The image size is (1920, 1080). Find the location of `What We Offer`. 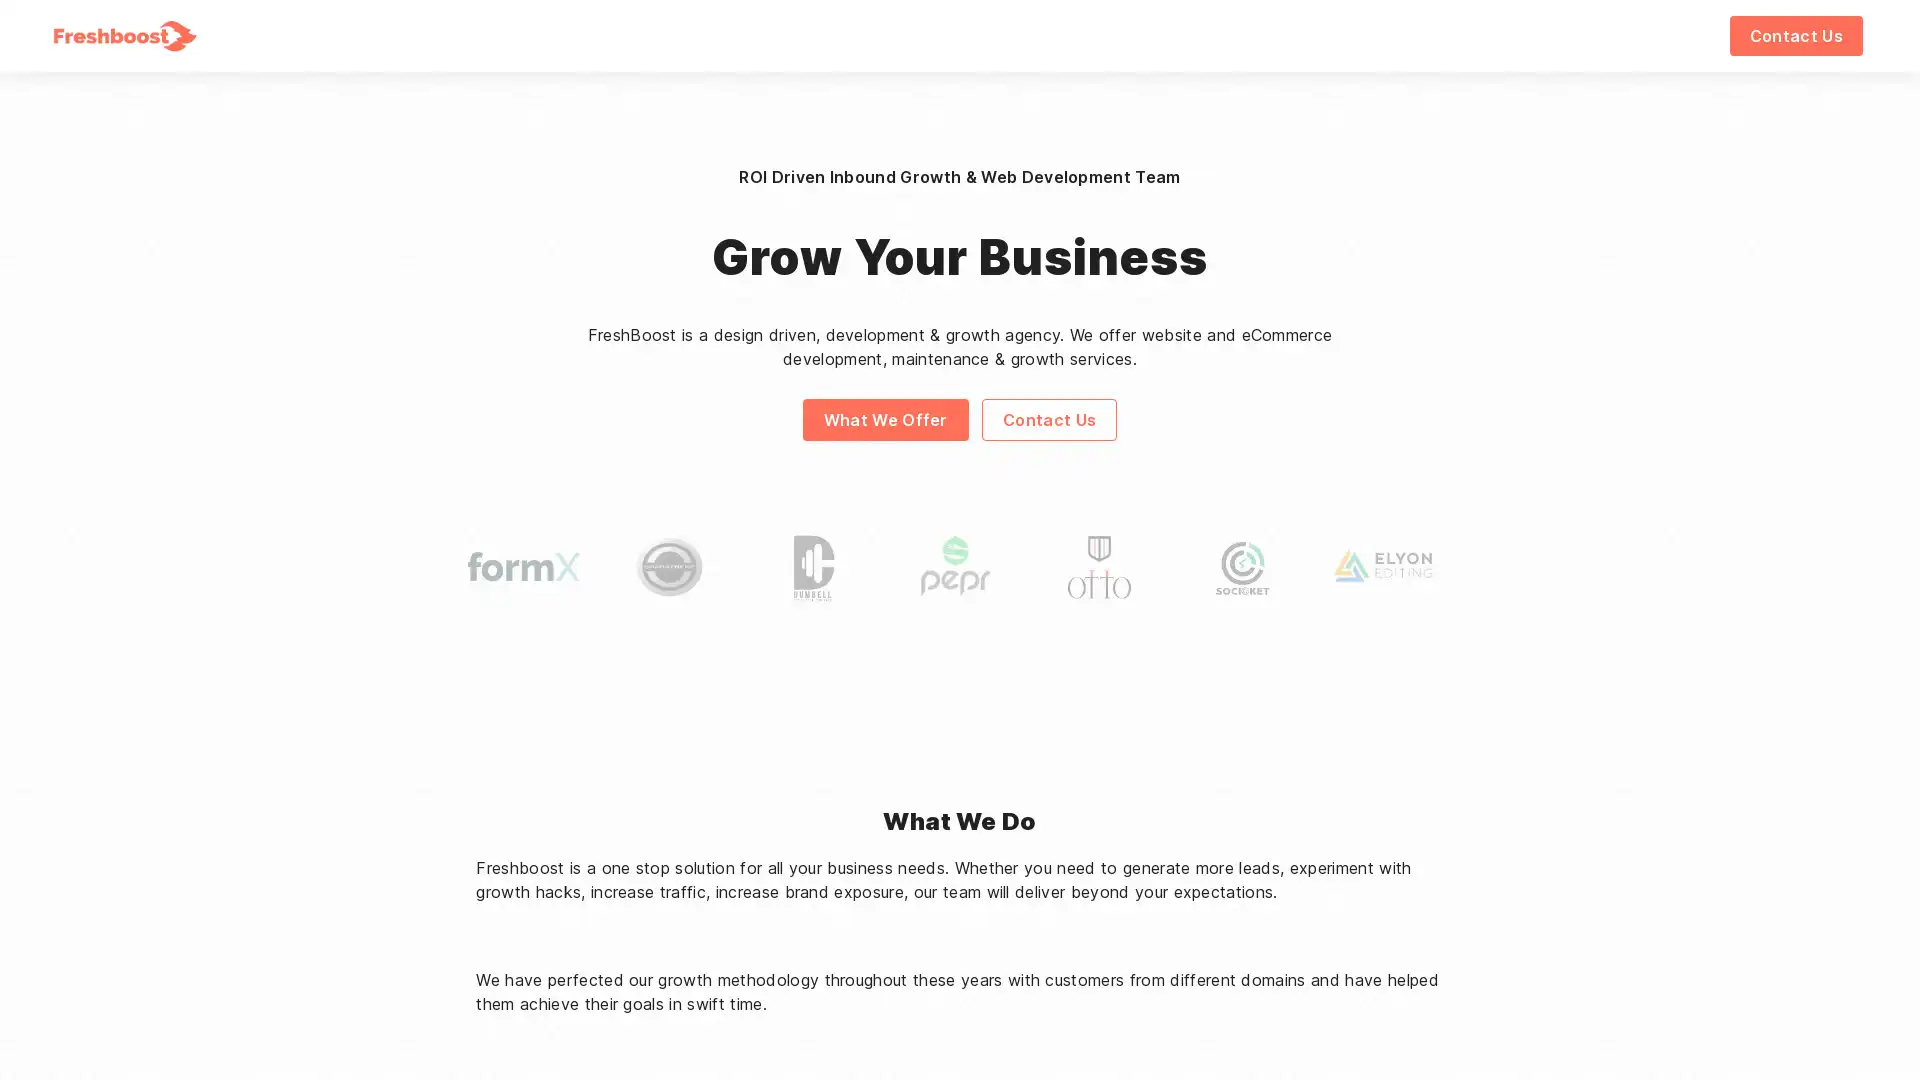

What We Offer is located at coordinates (883, 418).